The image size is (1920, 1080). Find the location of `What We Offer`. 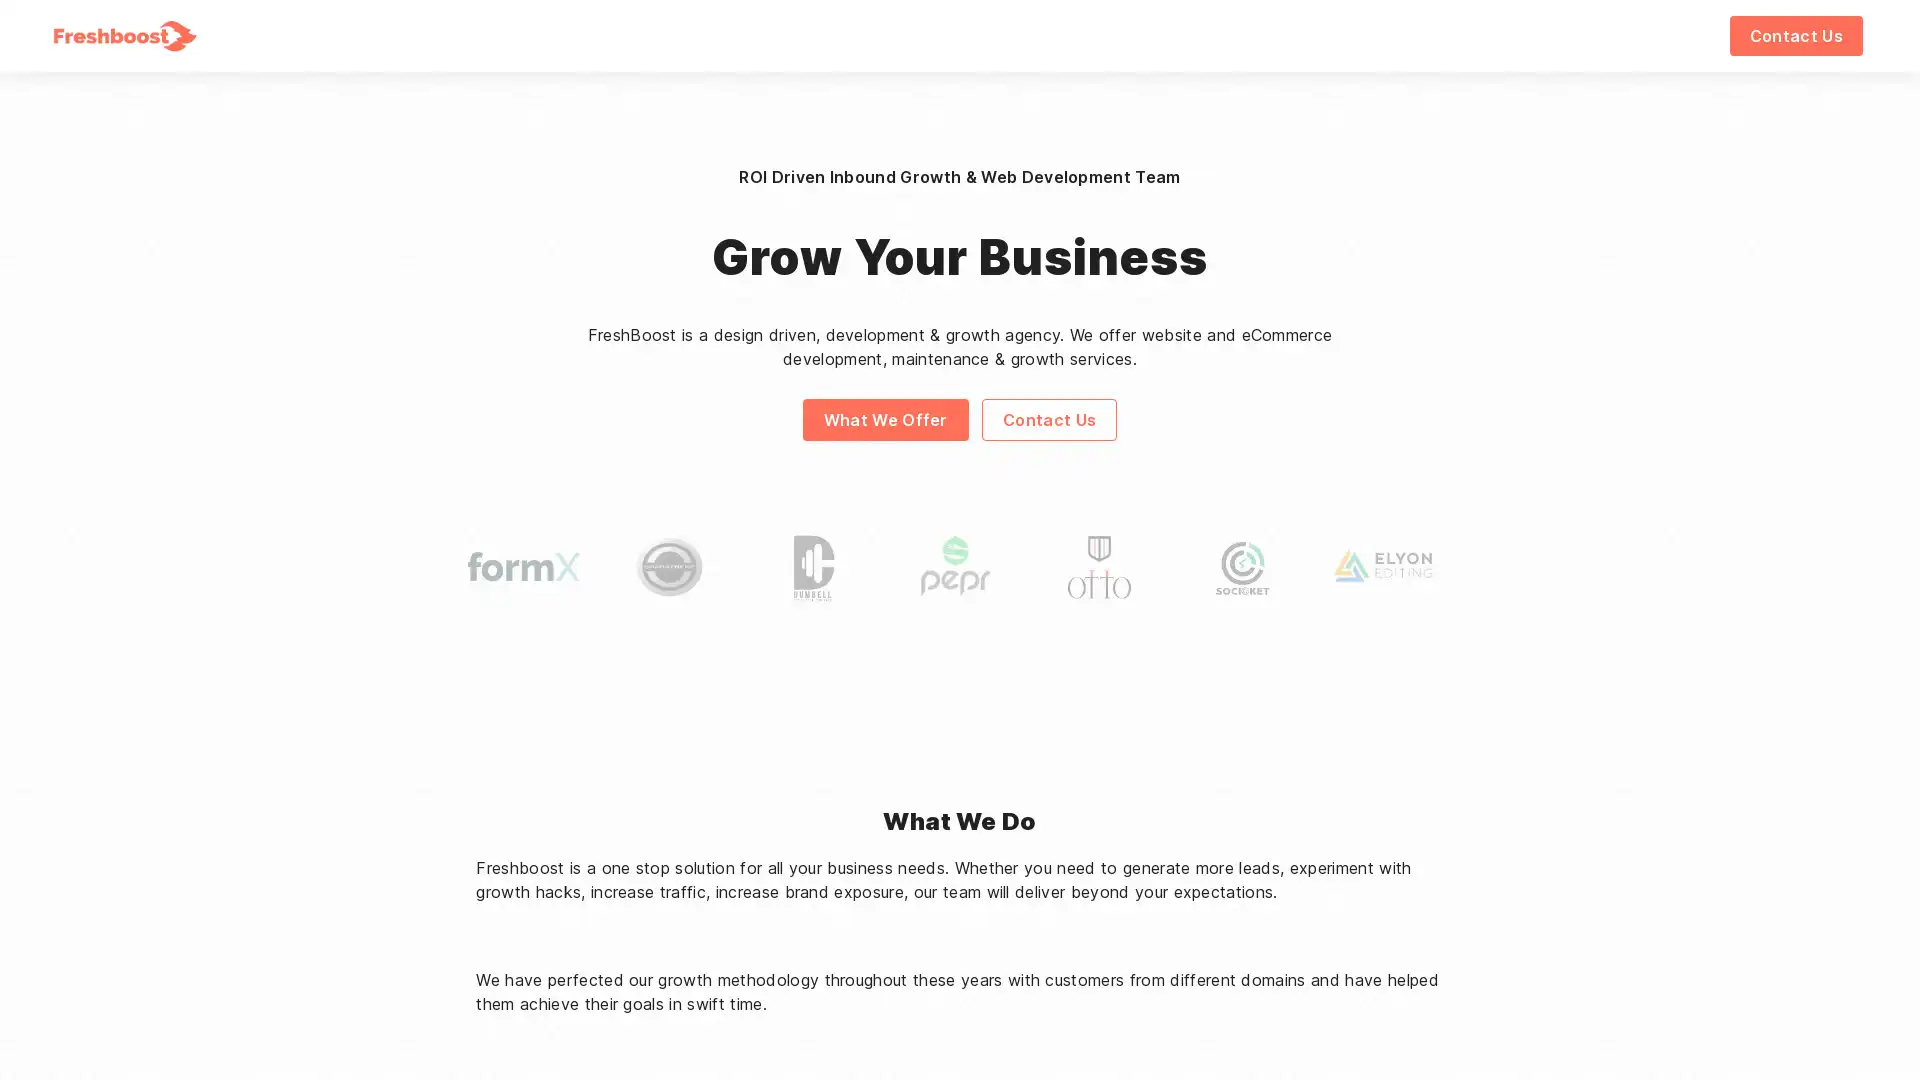

What We Offer is located at coordinates (883, 418).